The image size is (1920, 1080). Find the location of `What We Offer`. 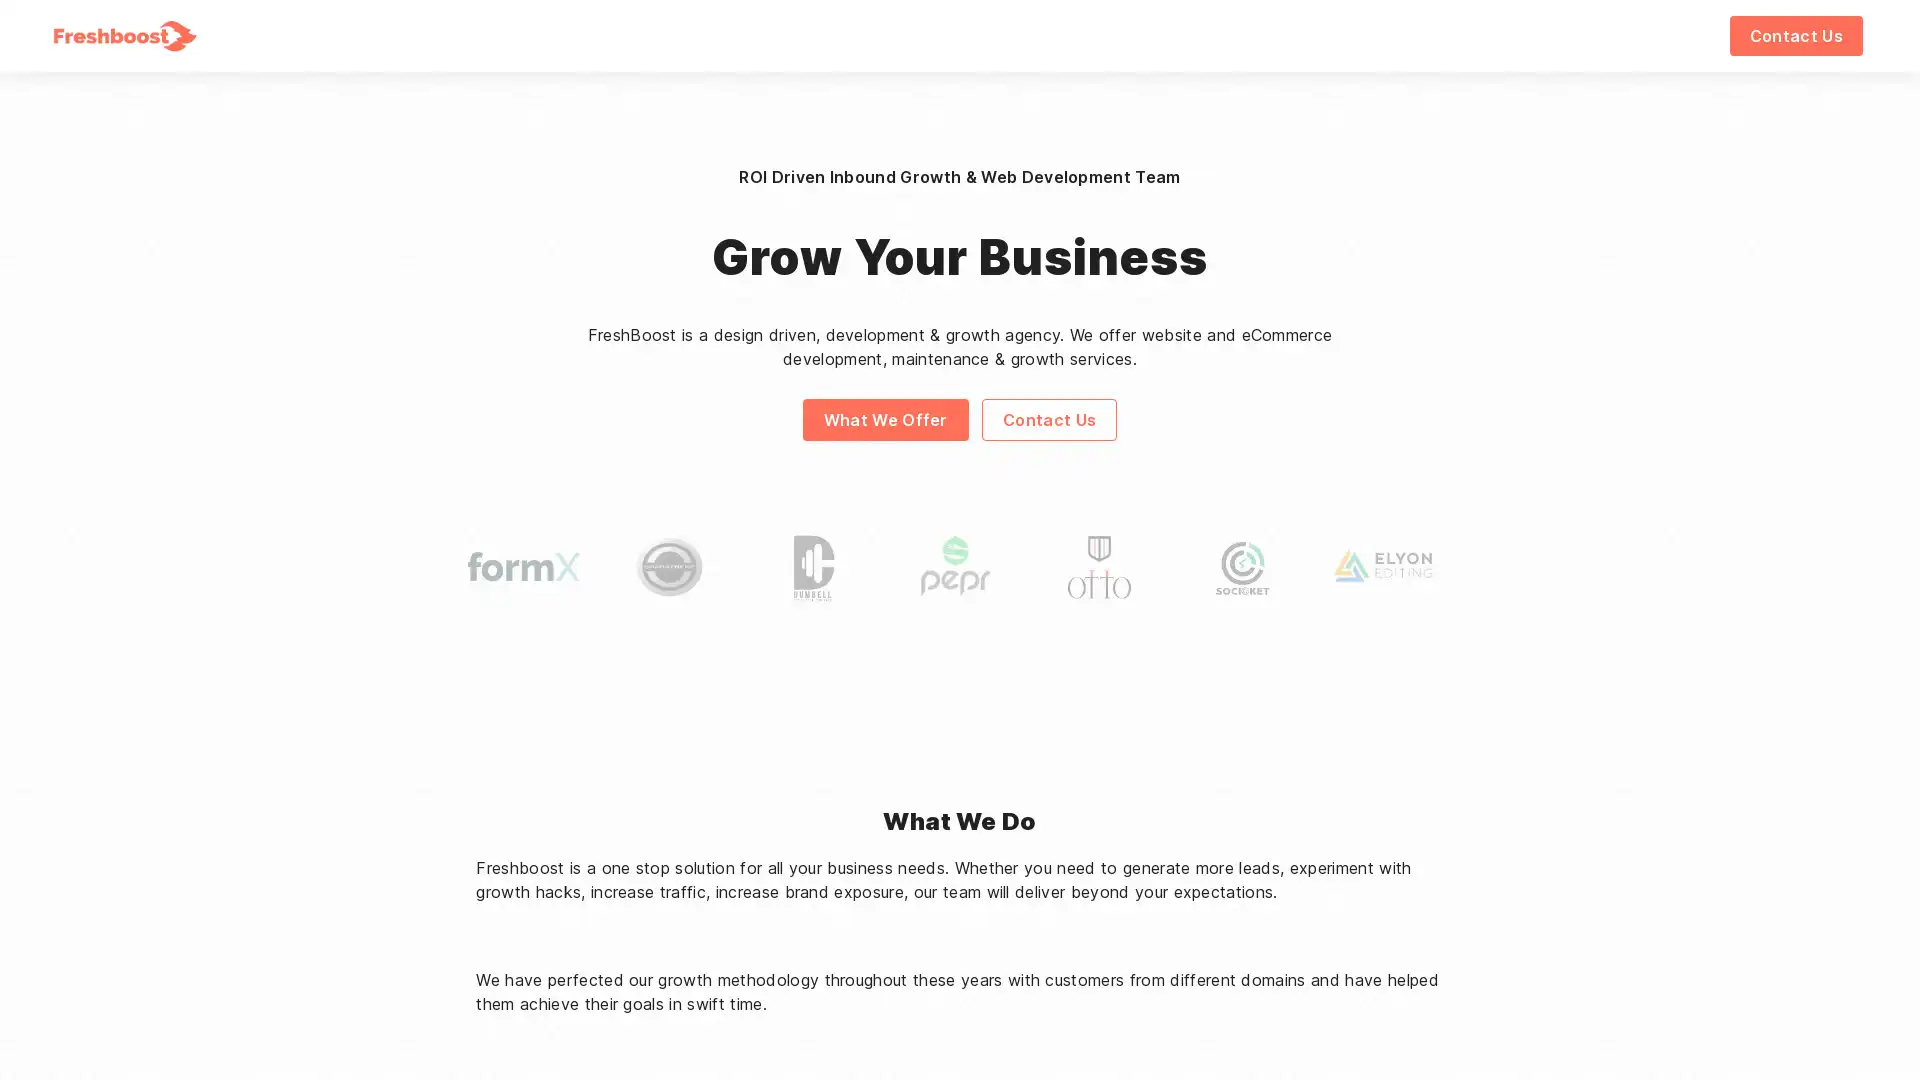

What We Offer is located at coordinates (883, 418).